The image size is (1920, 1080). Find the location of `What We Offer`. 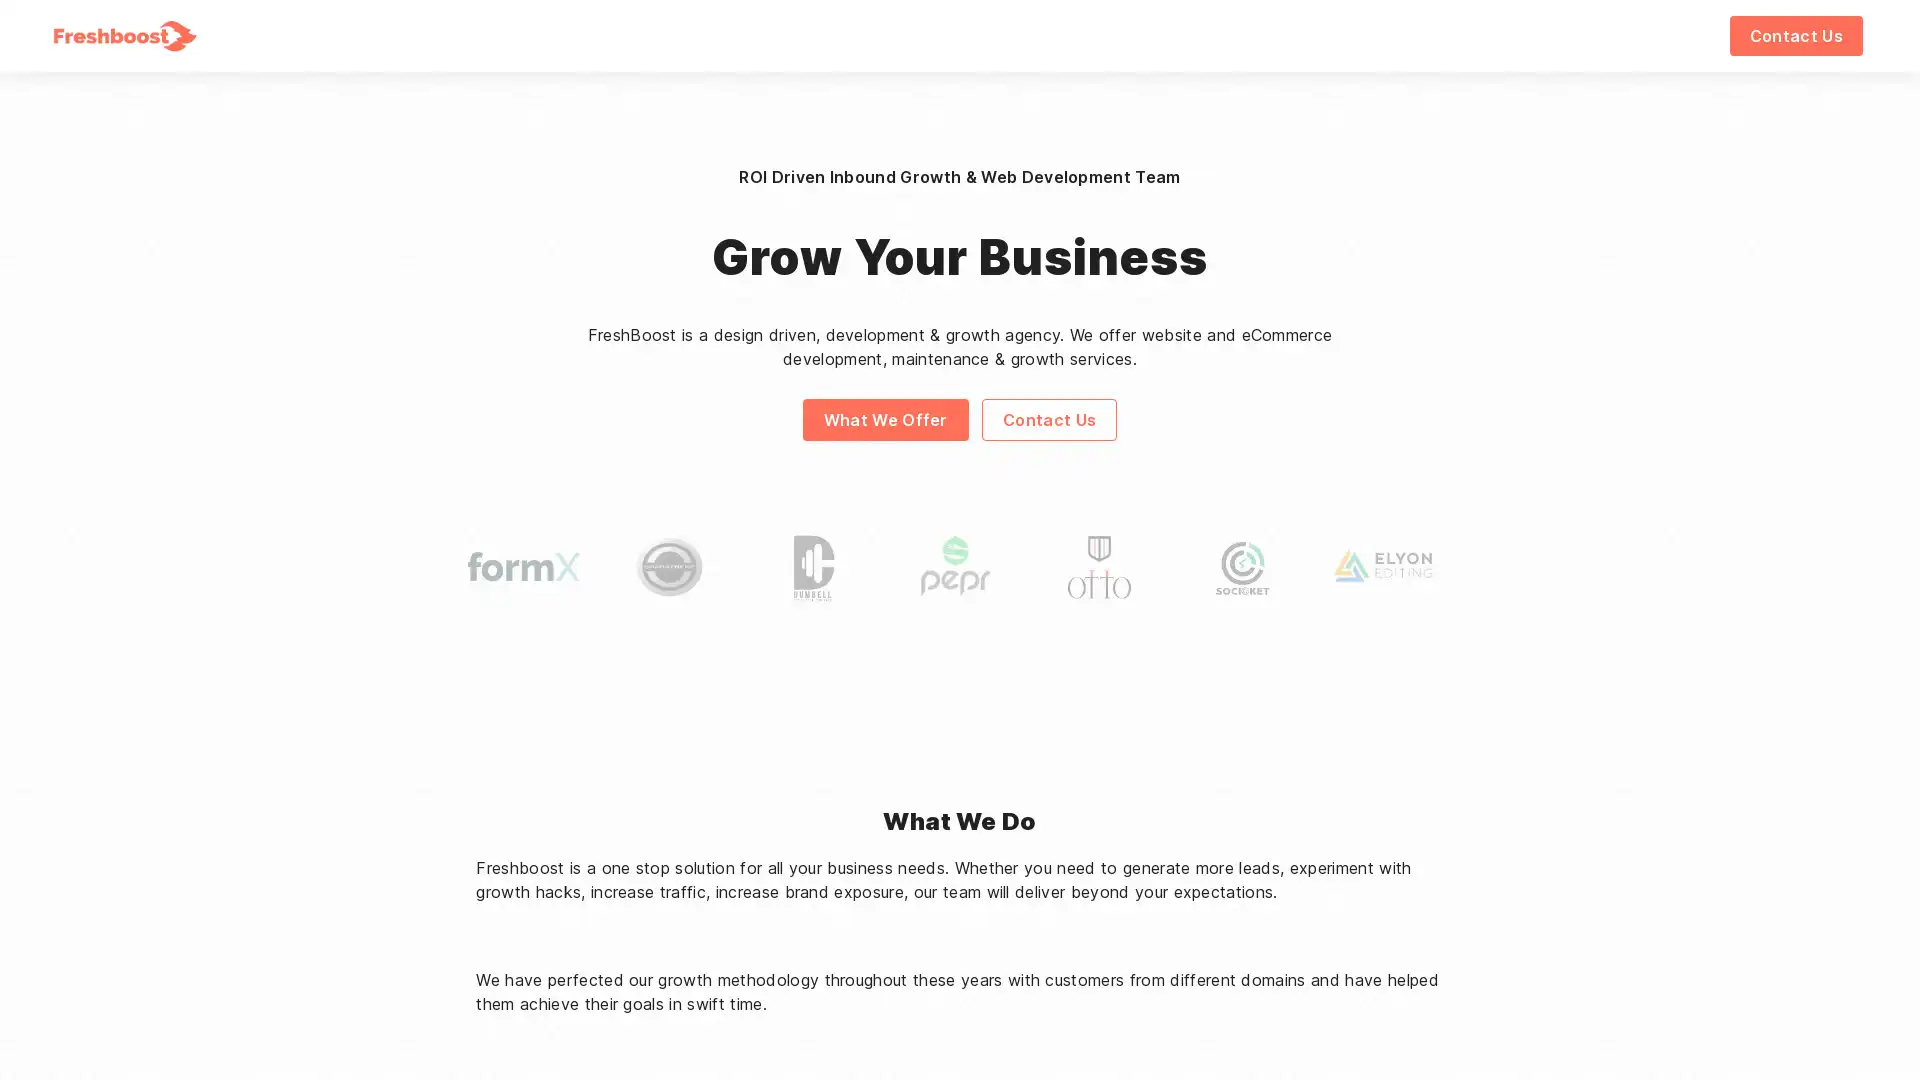

What We Offer is located at coordinates (883, 418).